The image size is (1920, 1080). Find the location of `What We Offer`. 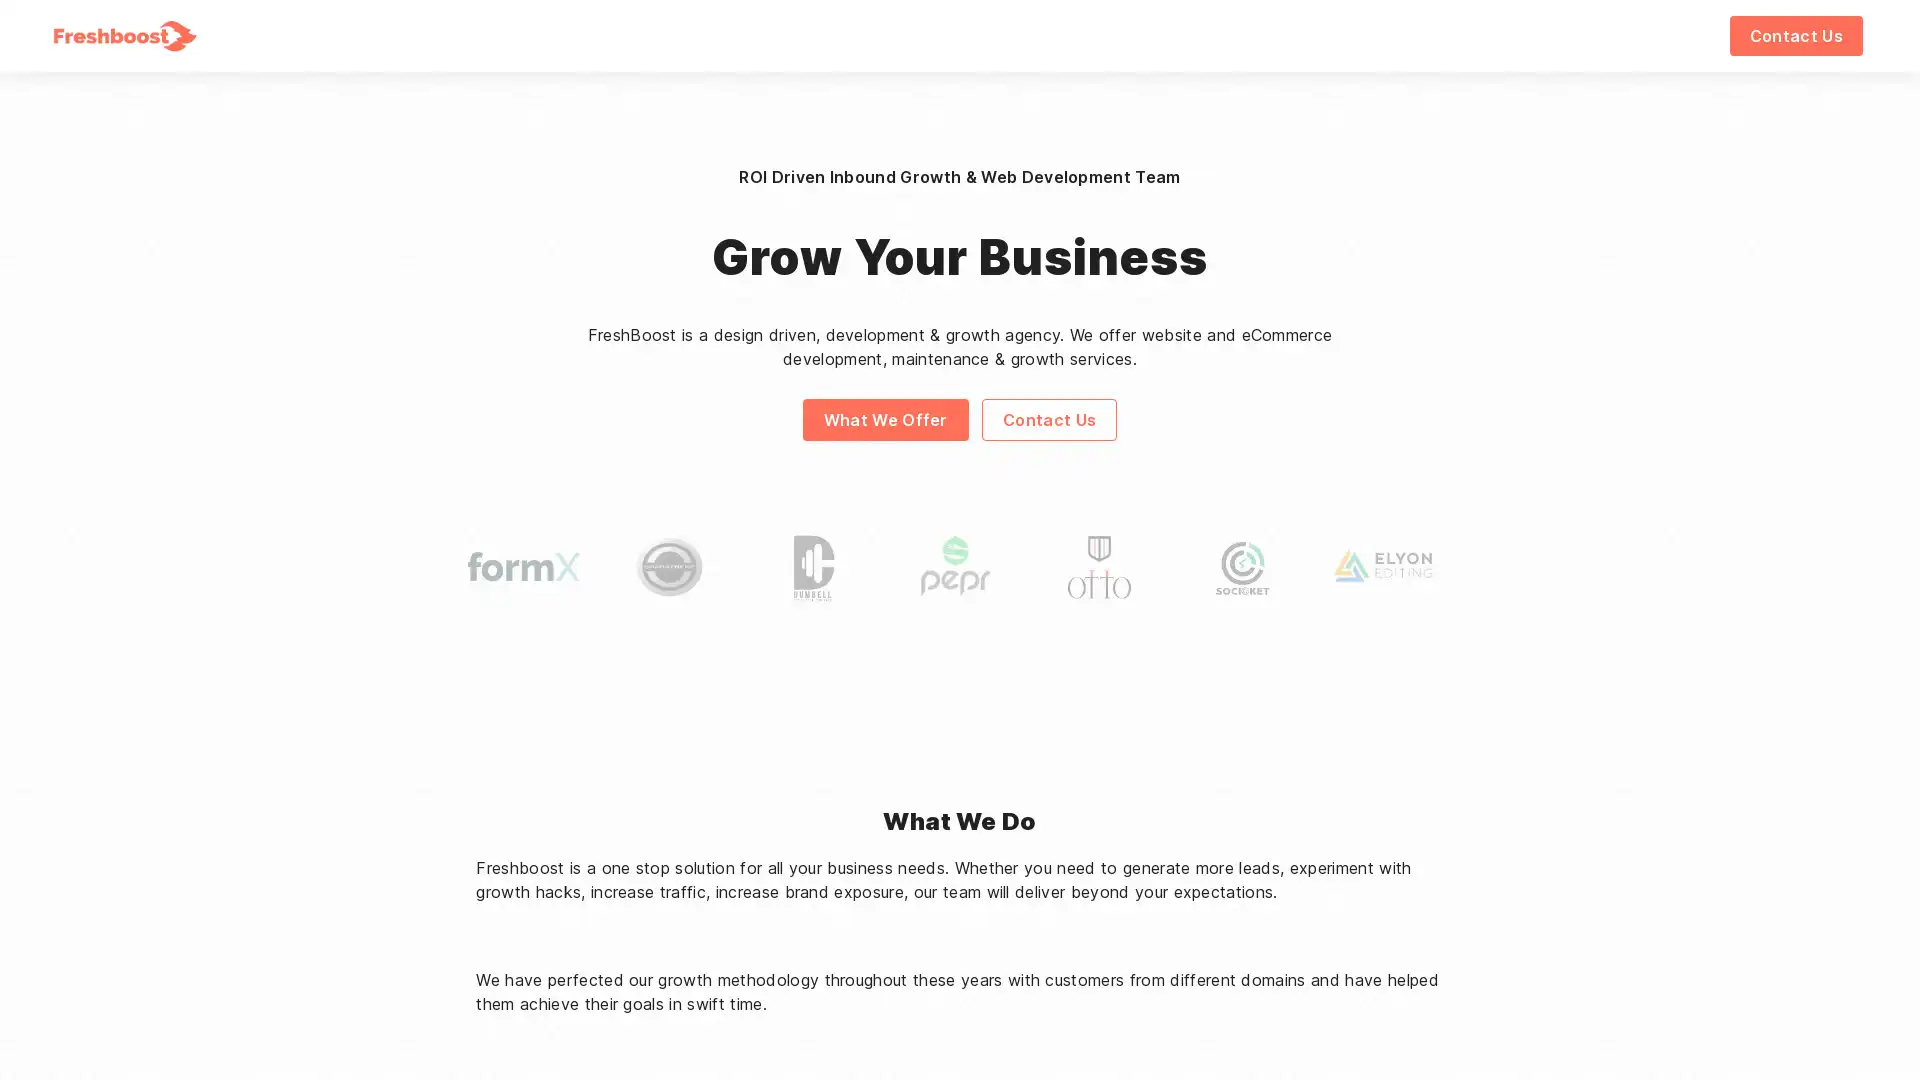

What We Offer is located at coordinates (883, 418).